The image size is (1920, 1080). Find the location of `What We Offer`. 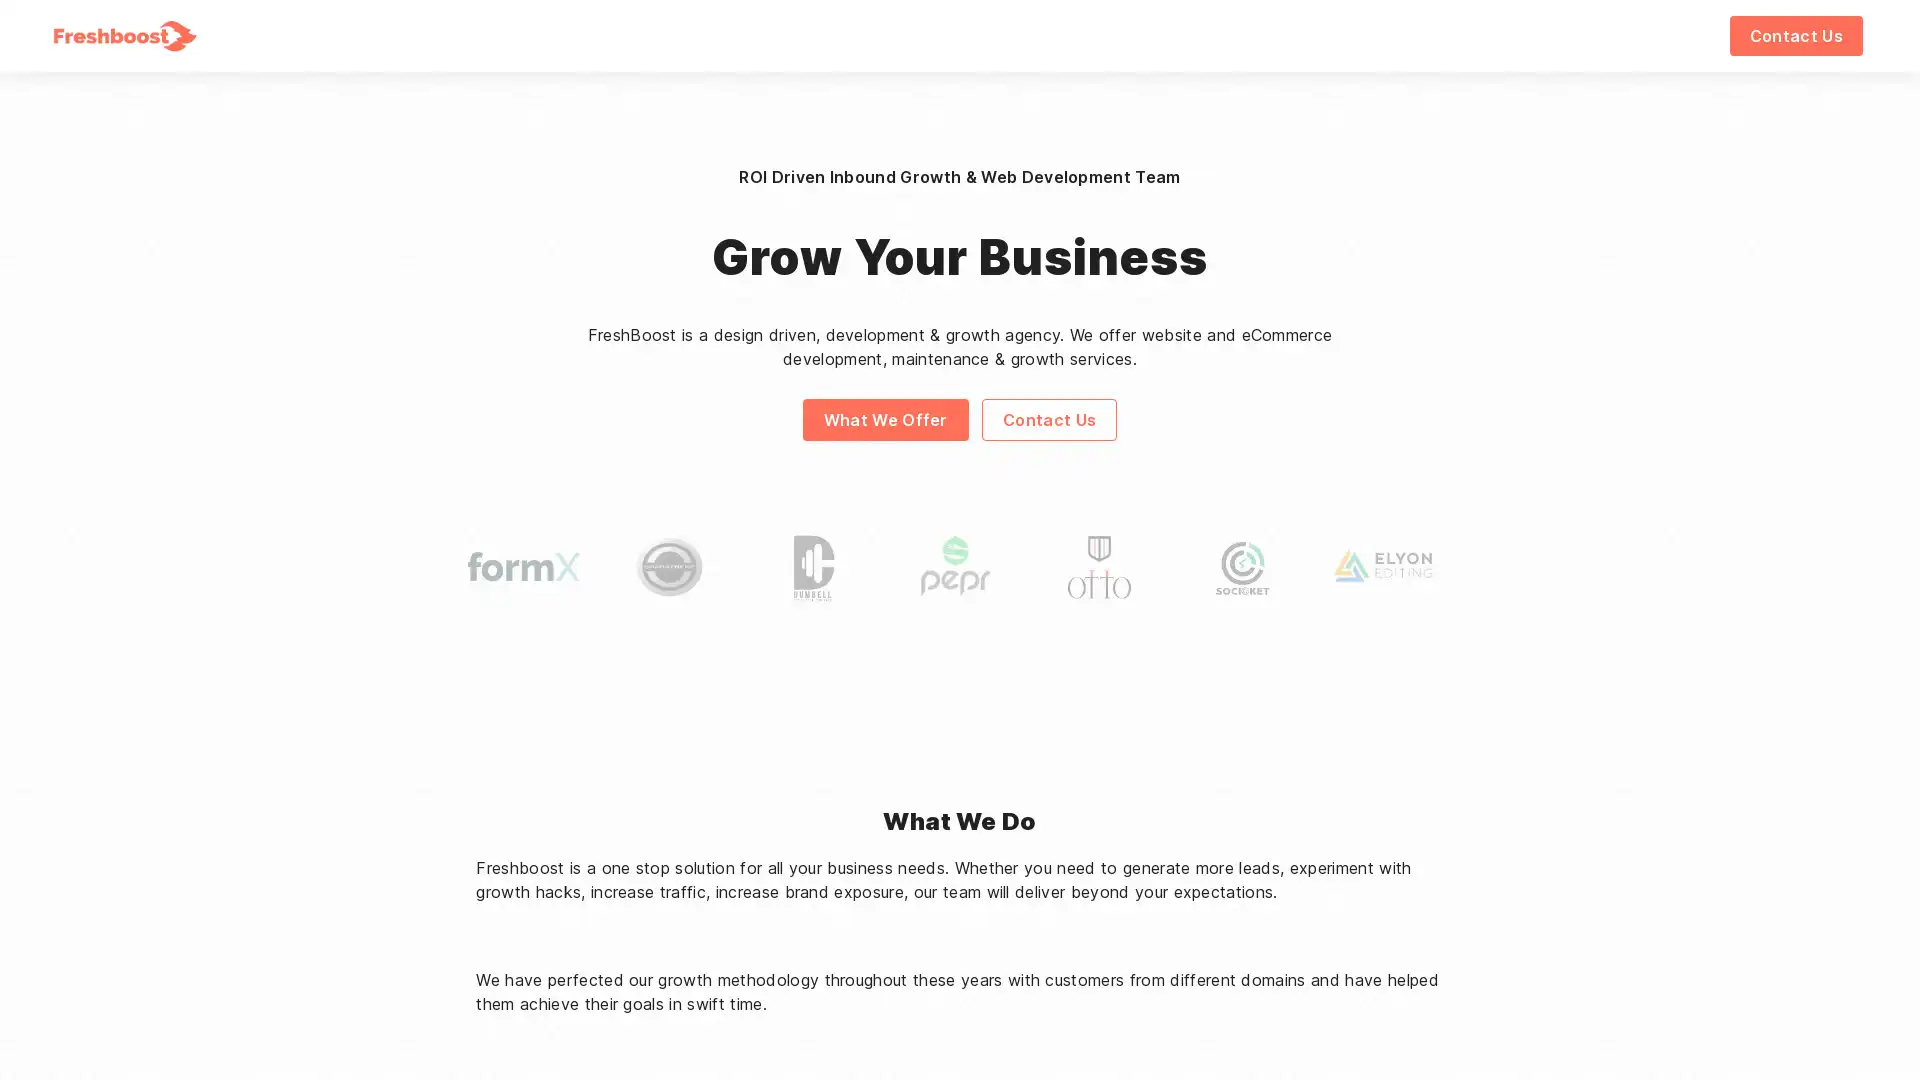

What We Offer is located at coordinates (883, 418).